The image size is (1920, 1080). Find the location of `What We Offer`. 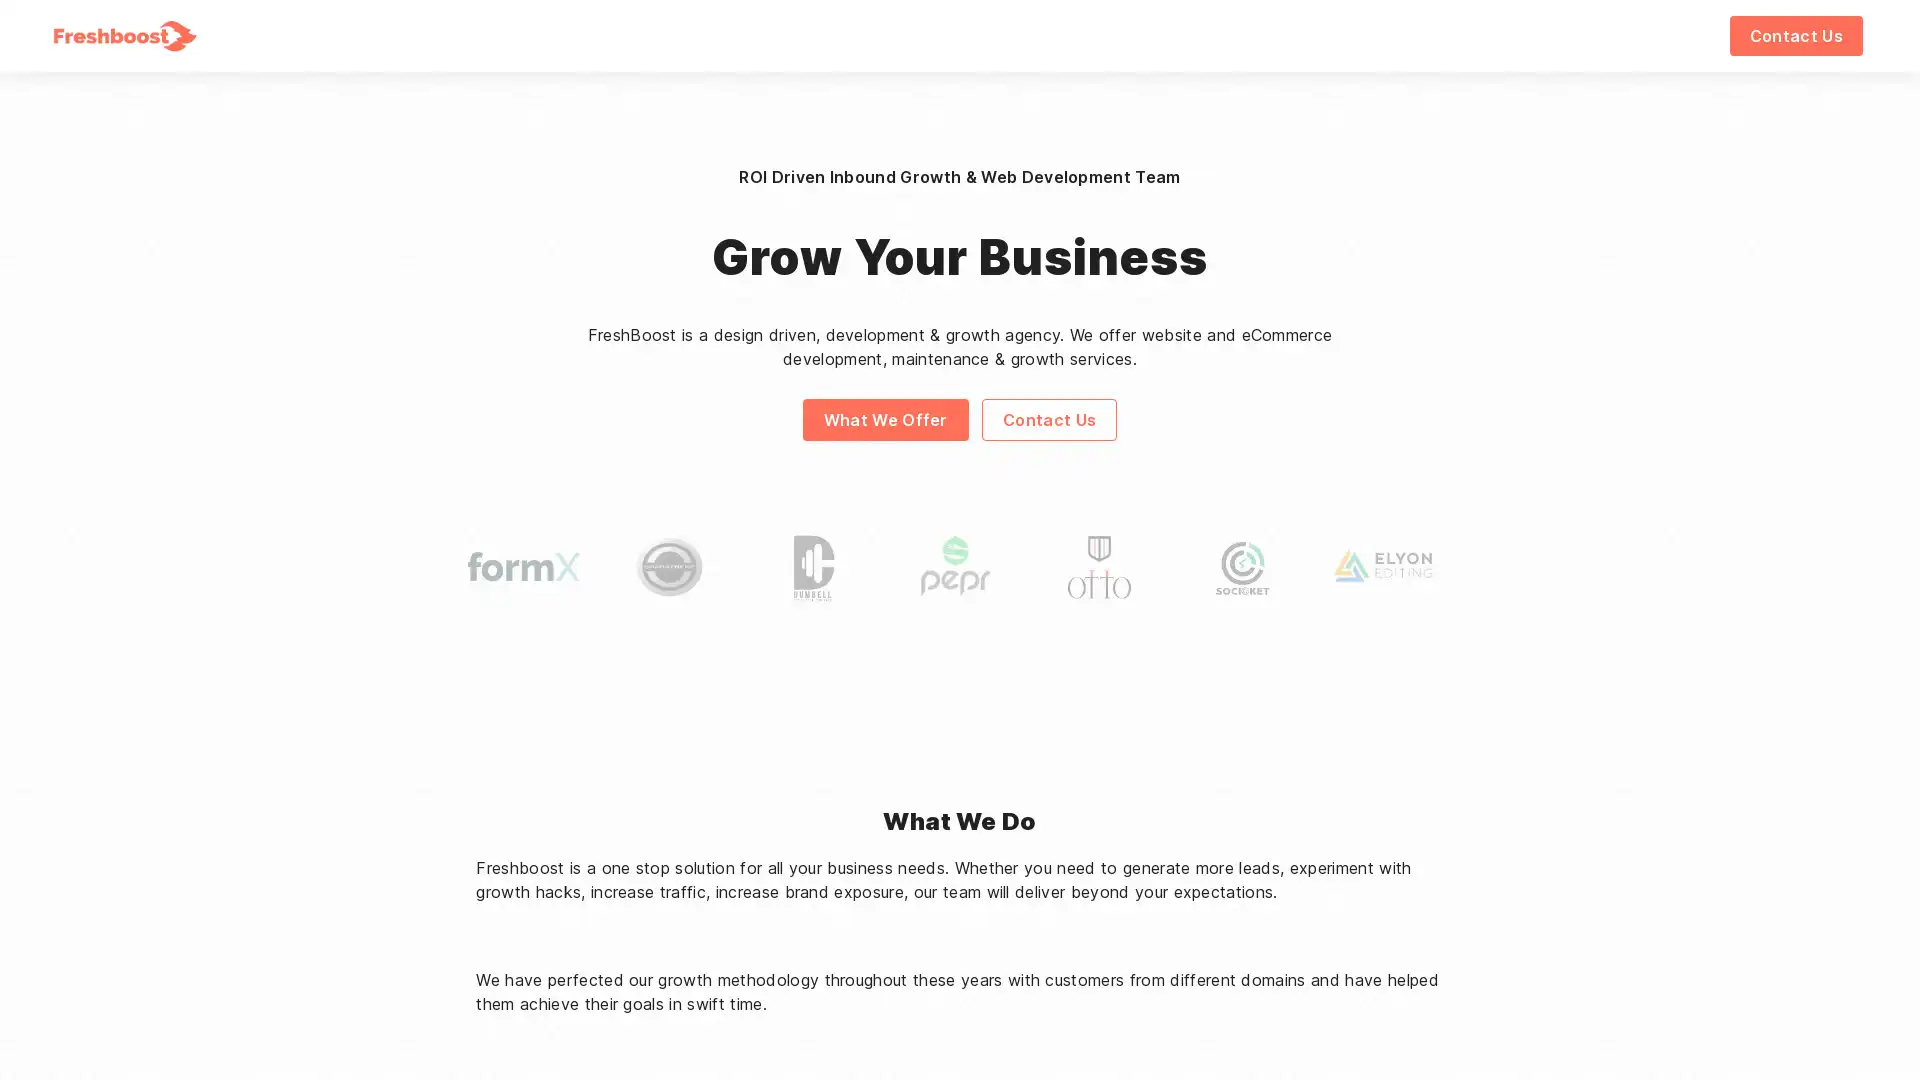

What We Offer is located at coordinates (883, 418).